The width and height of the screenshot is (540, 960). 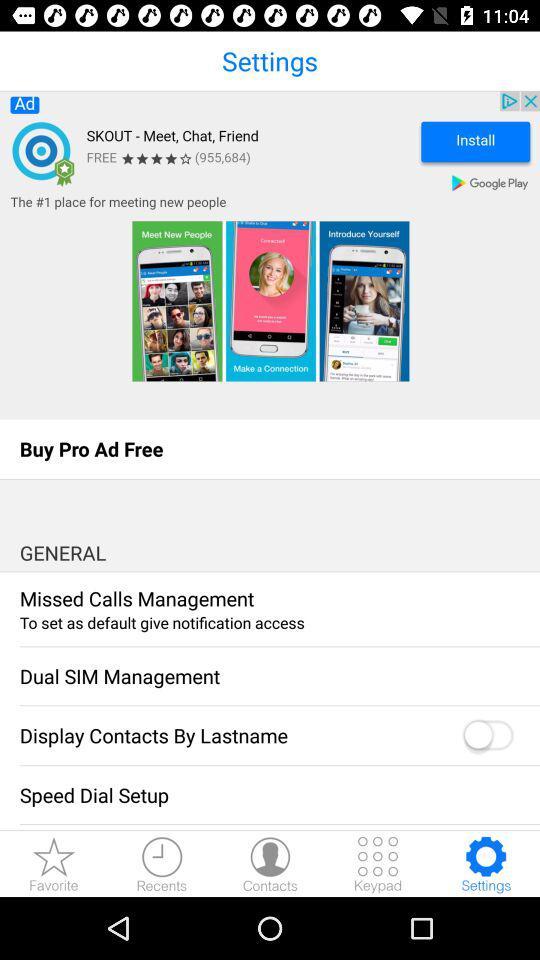 What do you see at coordinates (378, 863) in the screenshot?
I see `the button left to settings` at bounding box center [378, 863].